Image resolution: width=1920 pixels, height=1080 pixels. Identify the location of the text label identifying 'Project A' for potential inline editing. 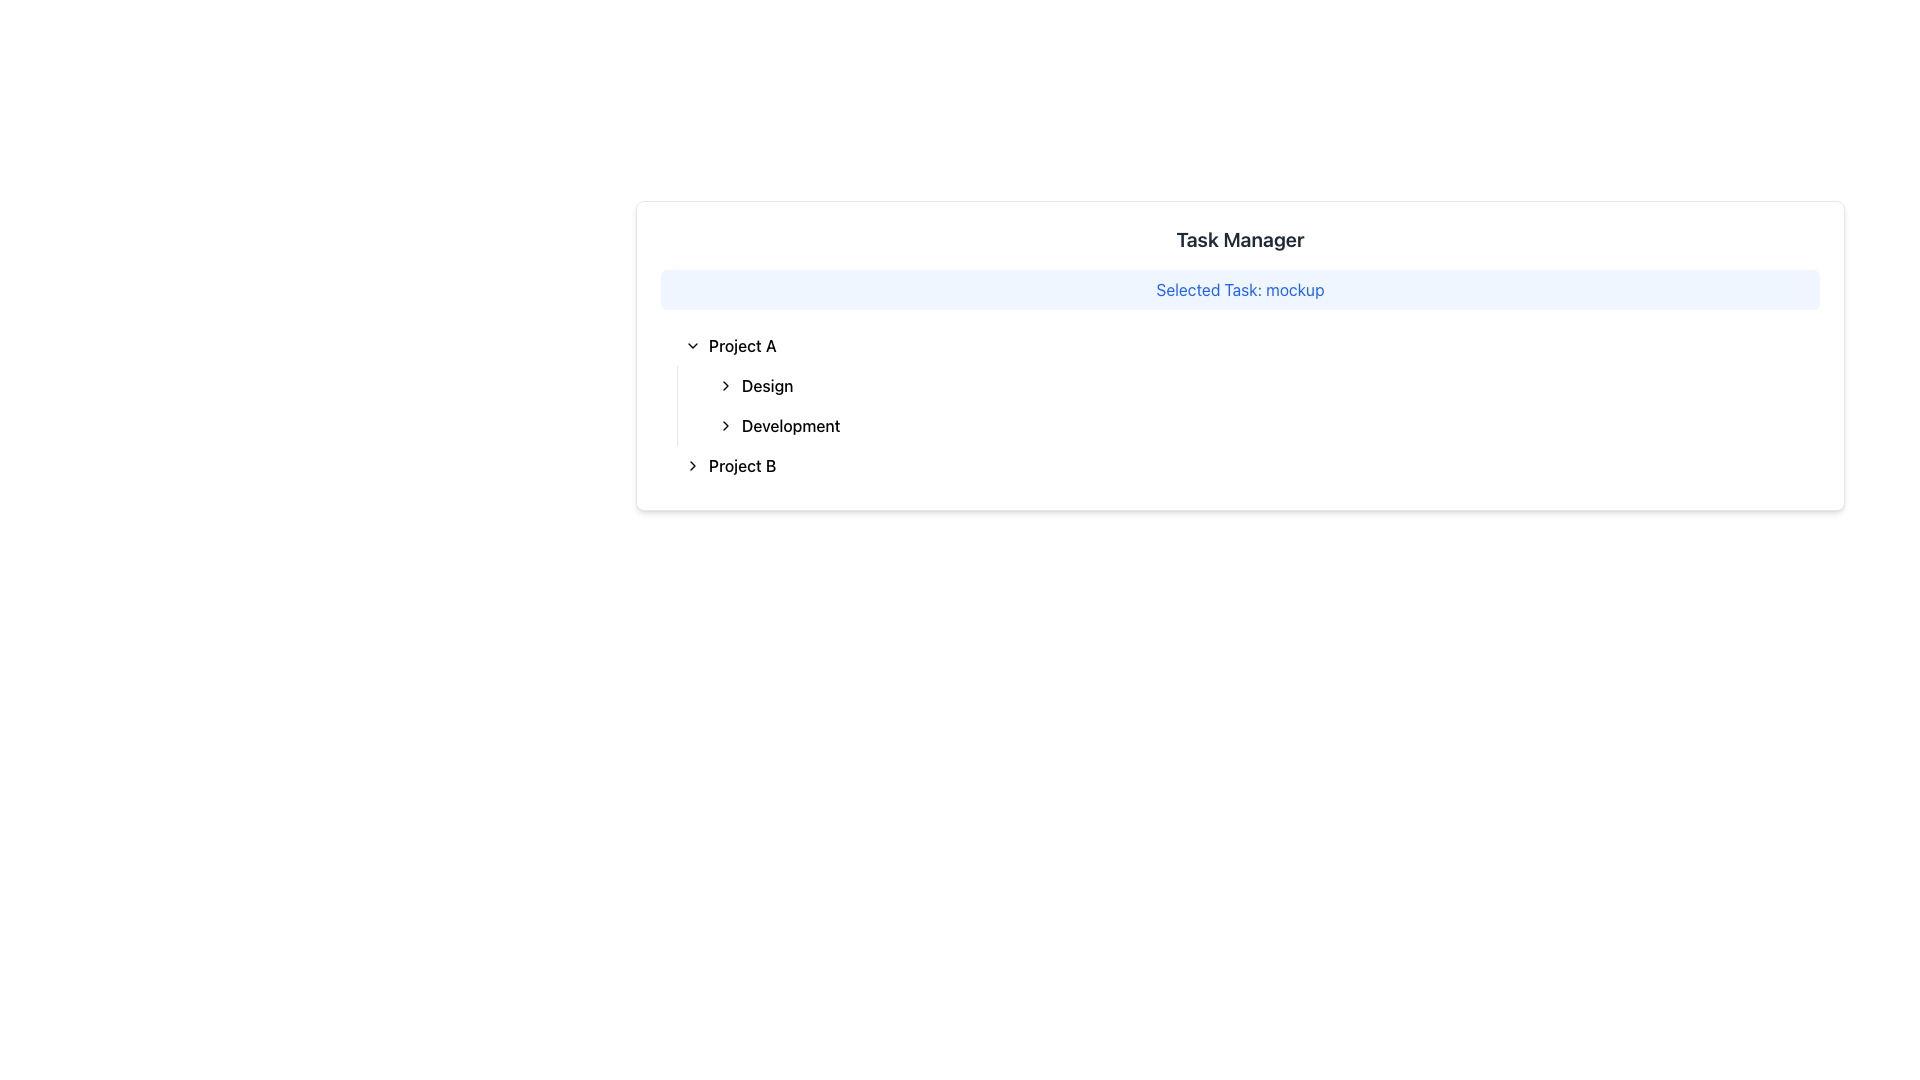
(741, 345).